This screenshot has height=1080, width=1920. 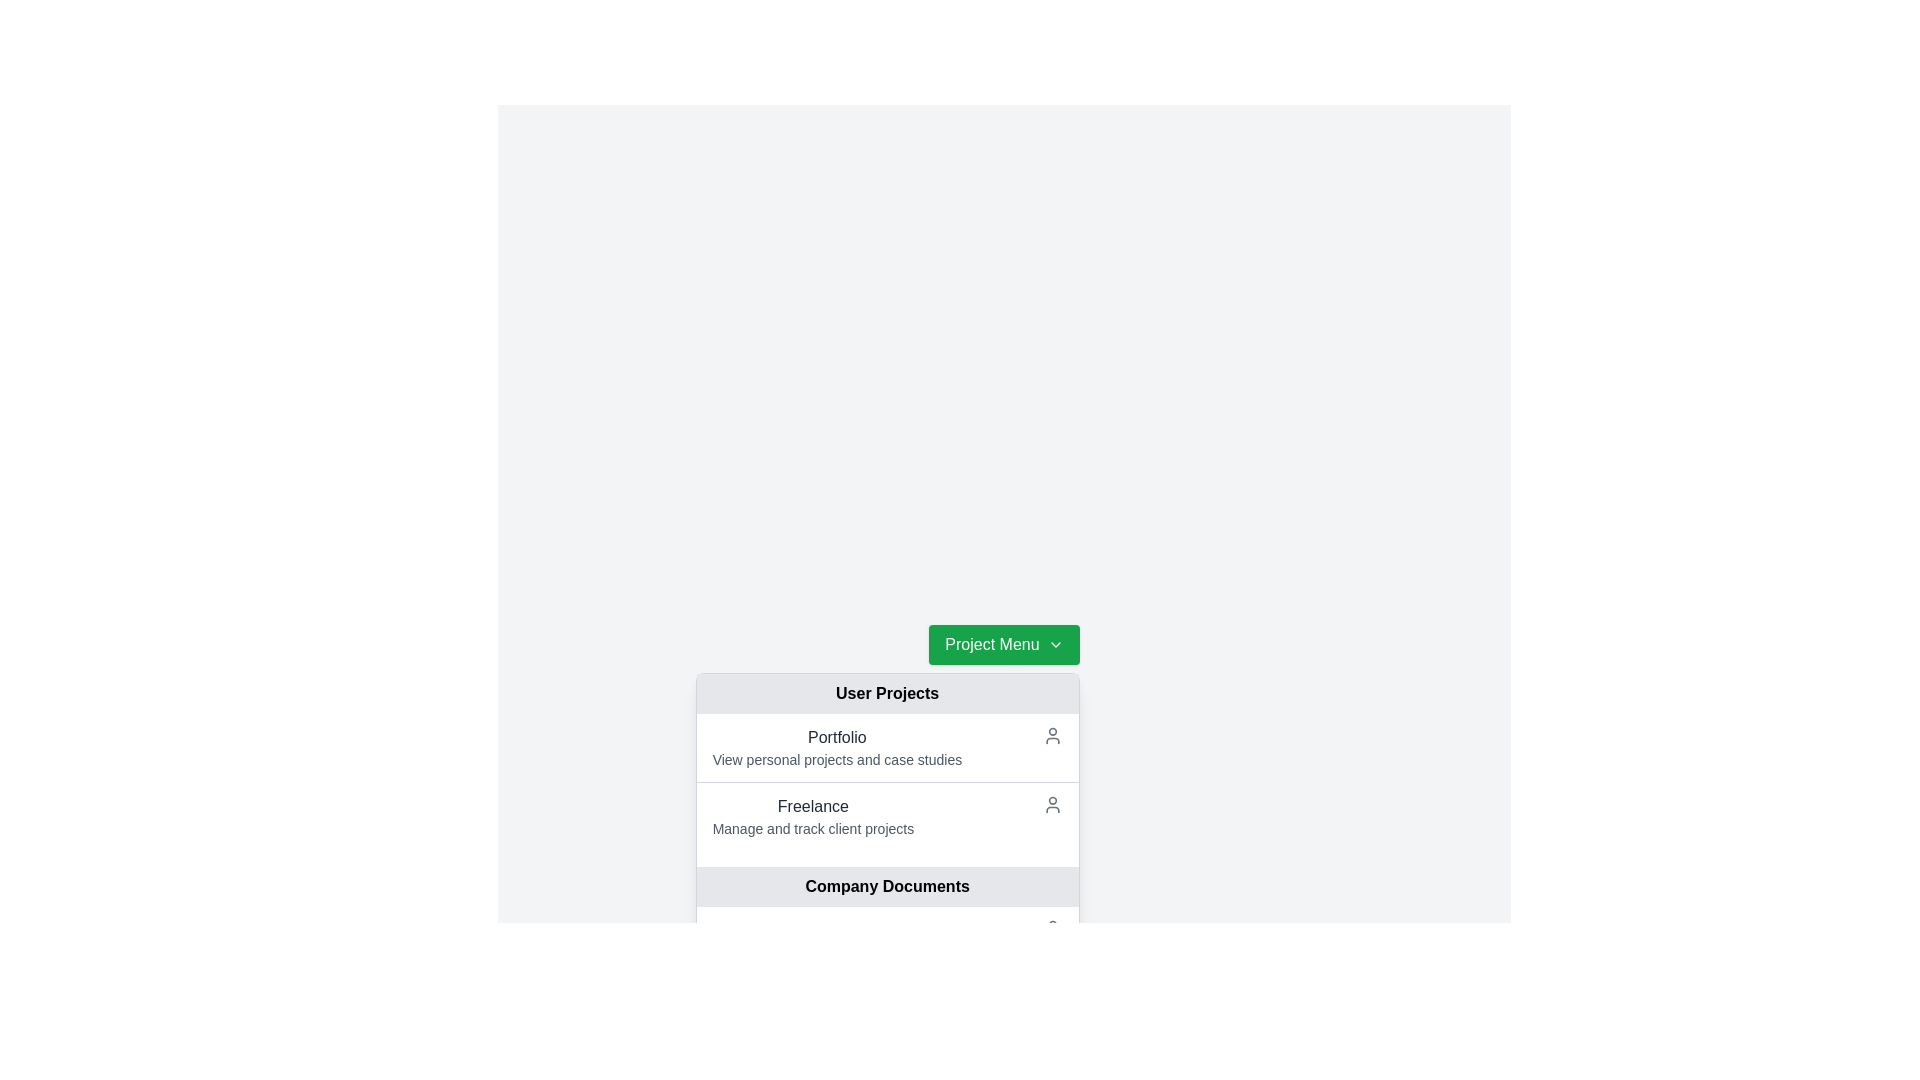 What do you see at coordinates (837, 748) in the screenshot?
I see `the 'Portfolio' menu item which is styled with a bold dark gray title and a light gray subtitle, located in the 'User Projects' dropdown menu, positioned above 'Freelance'` at bounding box center [837, 748].